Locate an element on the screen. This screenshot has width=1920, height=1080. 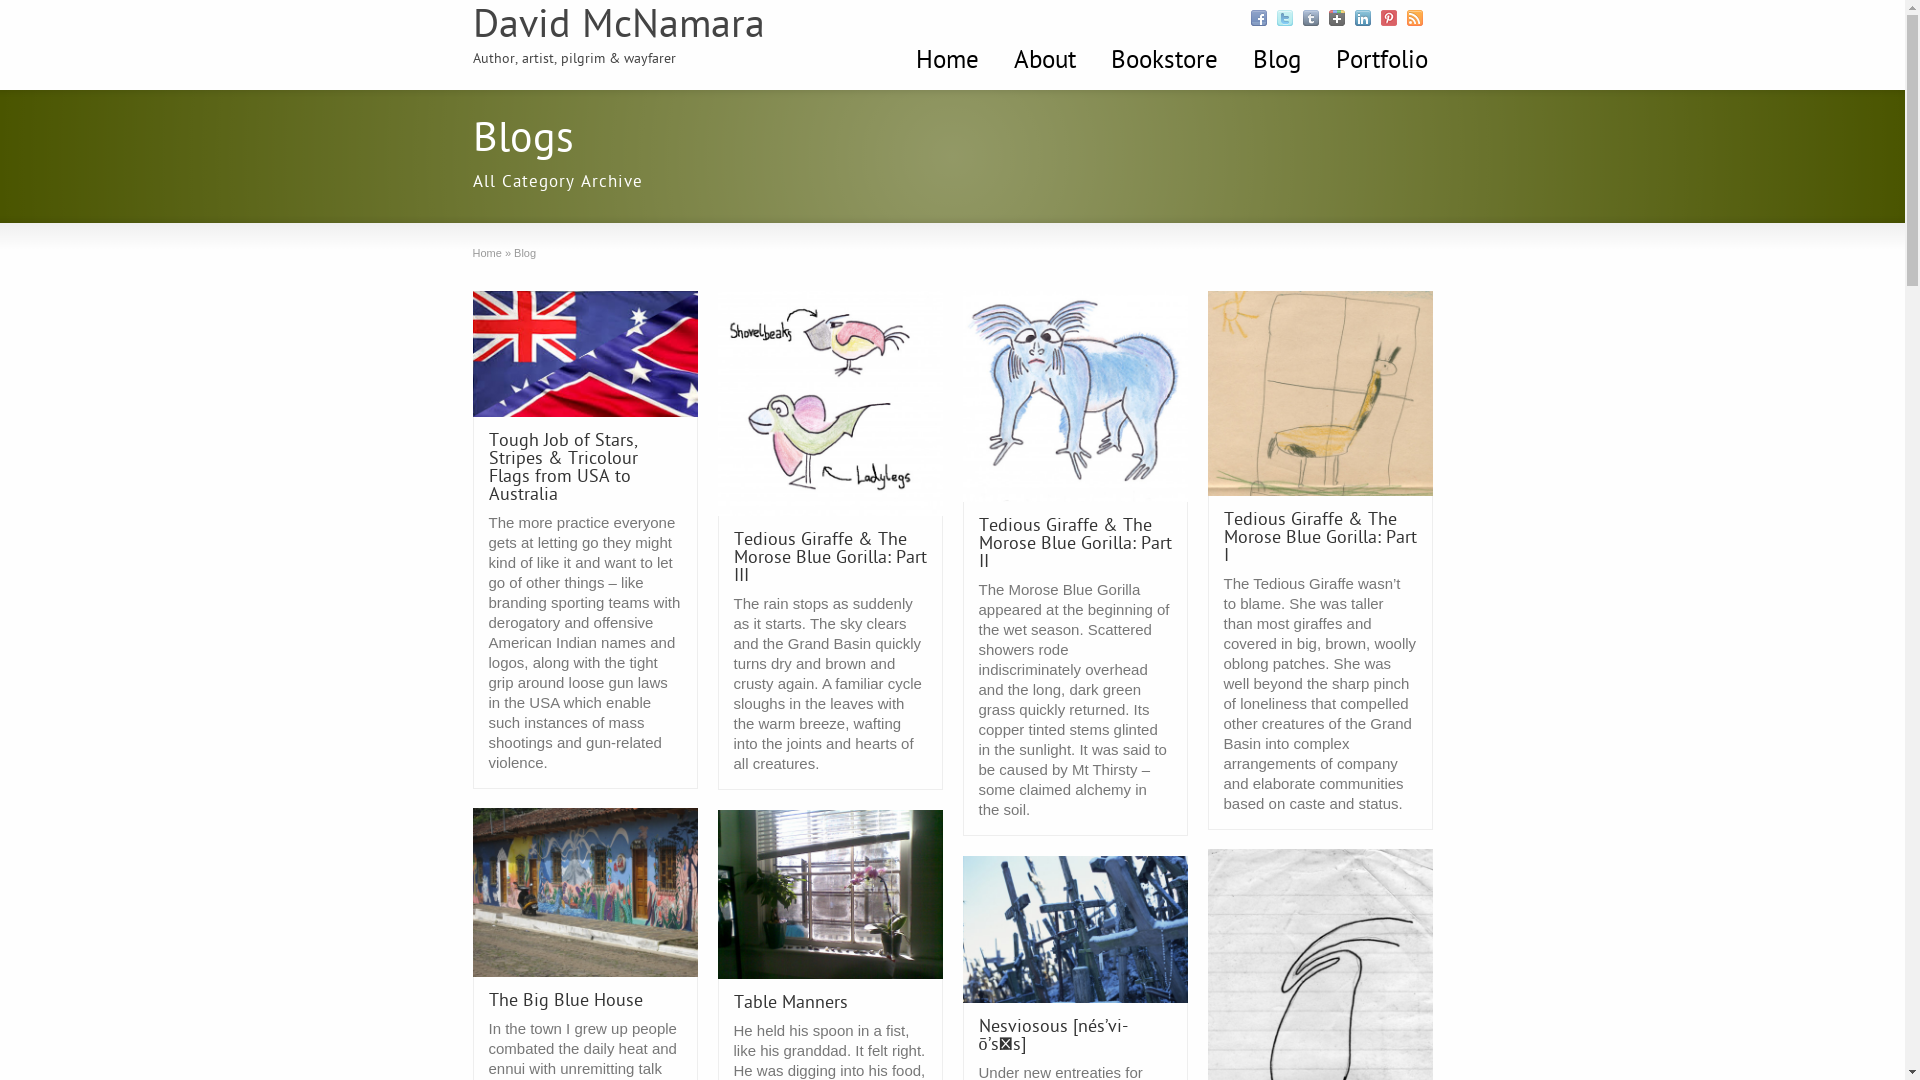
'Follow Me Google +' is located at coordinates (1335, 18).